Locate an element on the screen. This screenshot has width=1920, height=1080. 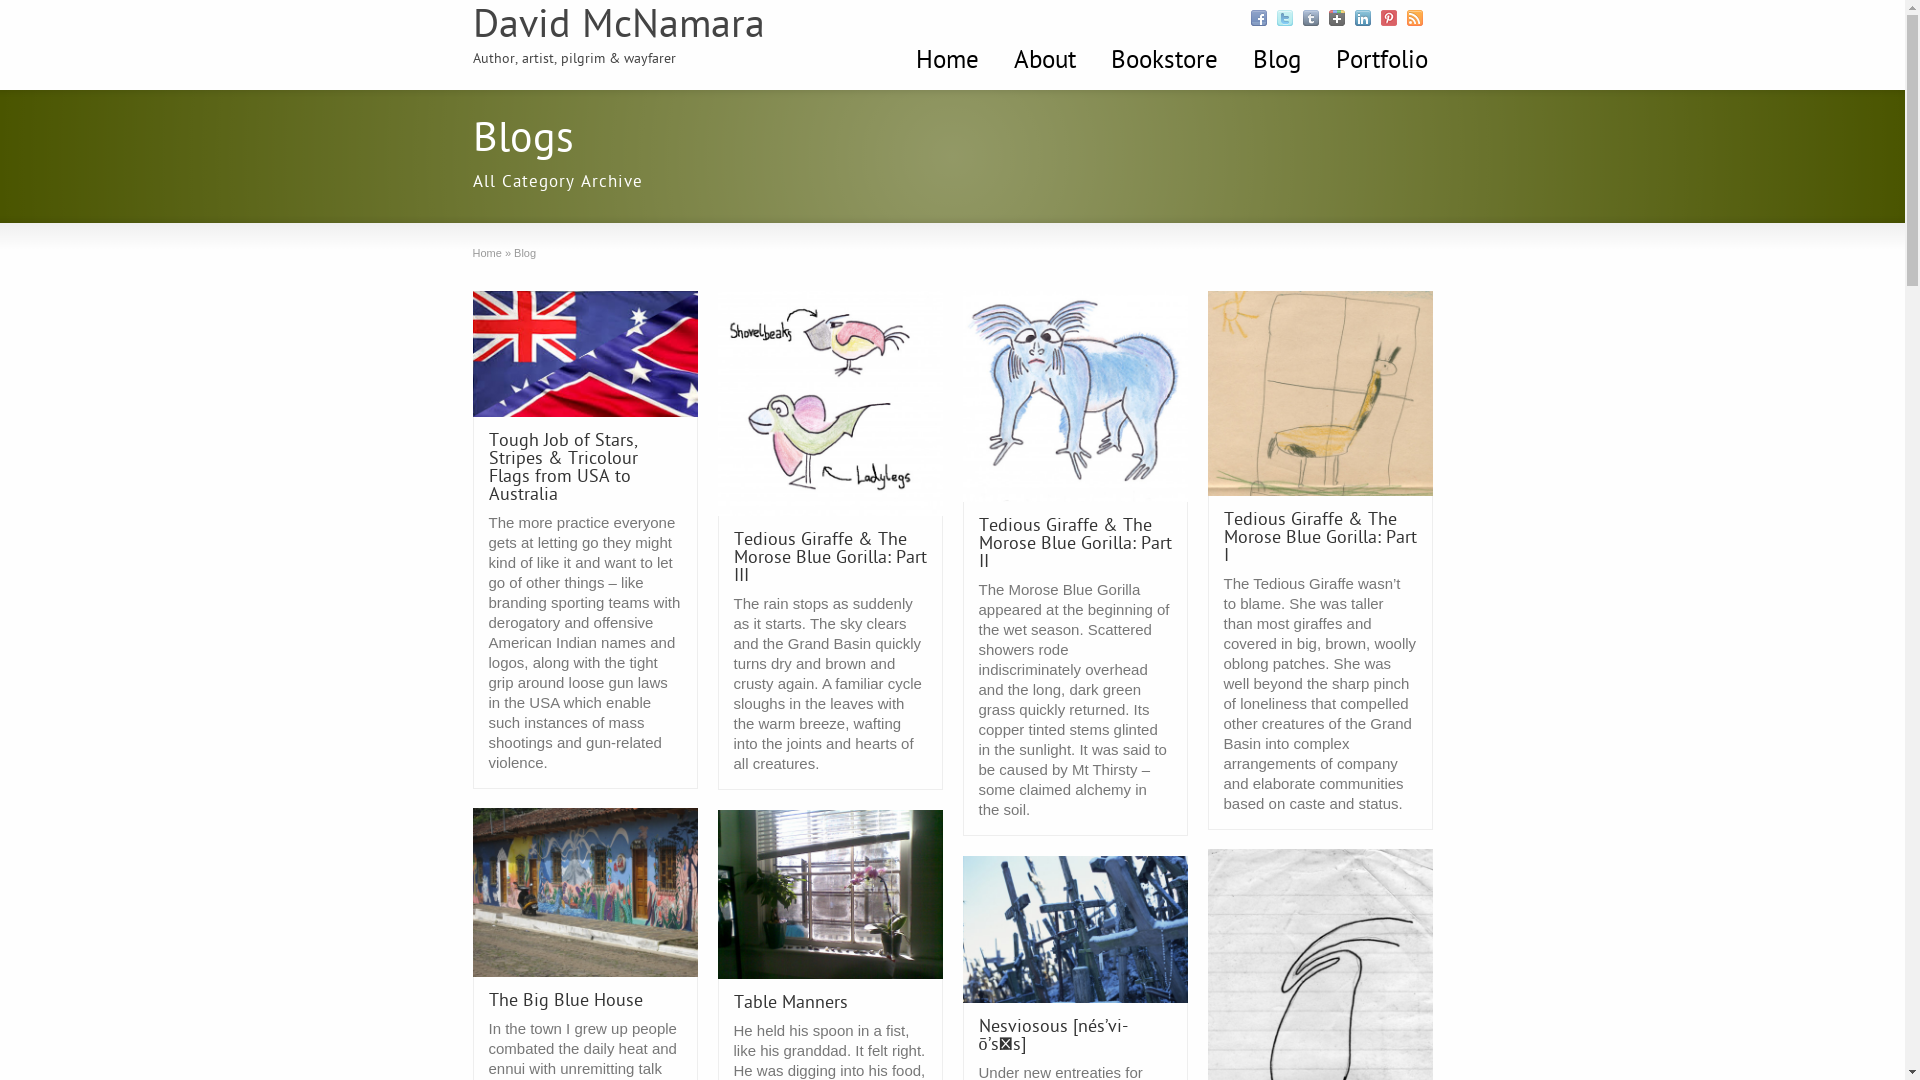
'Follow Me Google +' is located at coordinates (1335, 18).